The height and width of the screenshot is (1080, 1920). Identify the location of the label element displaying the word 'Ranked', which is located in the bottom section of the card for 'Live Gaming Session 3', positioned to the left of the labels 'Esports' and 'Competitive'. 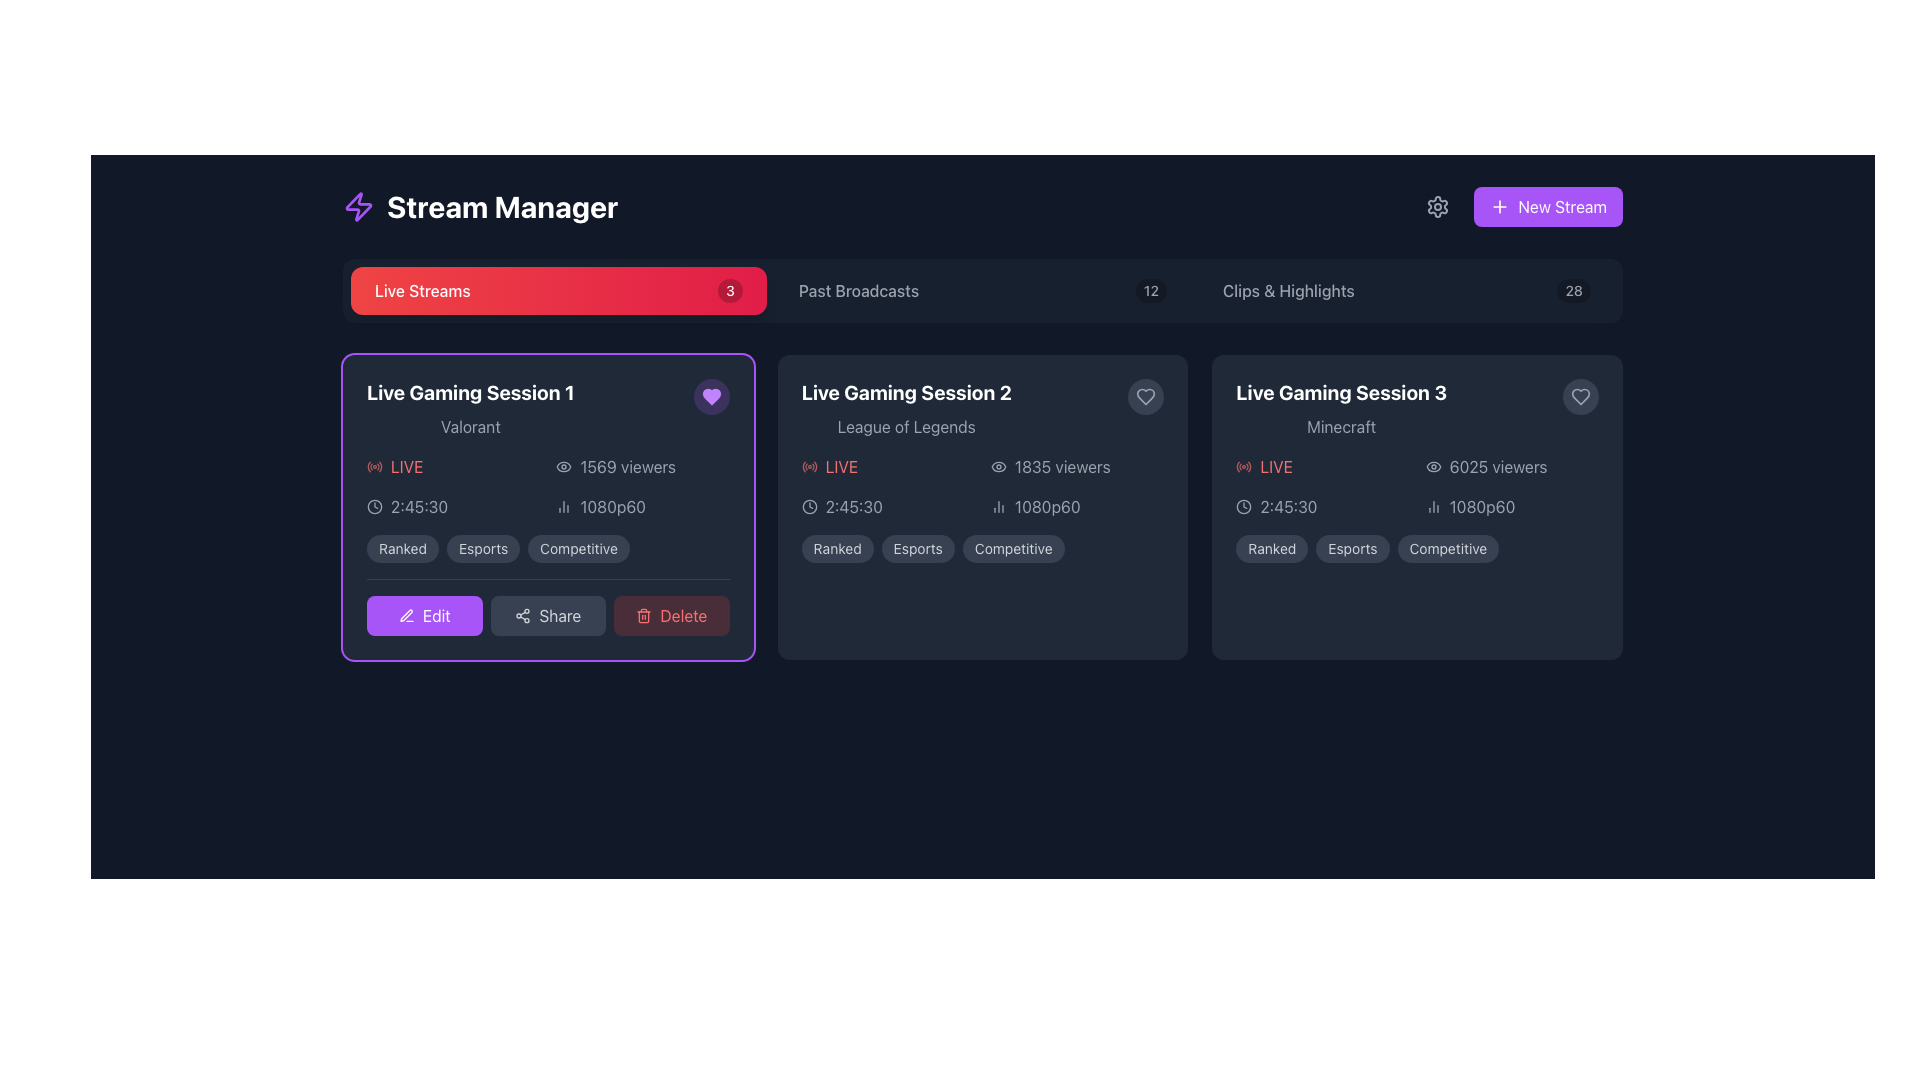
(1271, 548).